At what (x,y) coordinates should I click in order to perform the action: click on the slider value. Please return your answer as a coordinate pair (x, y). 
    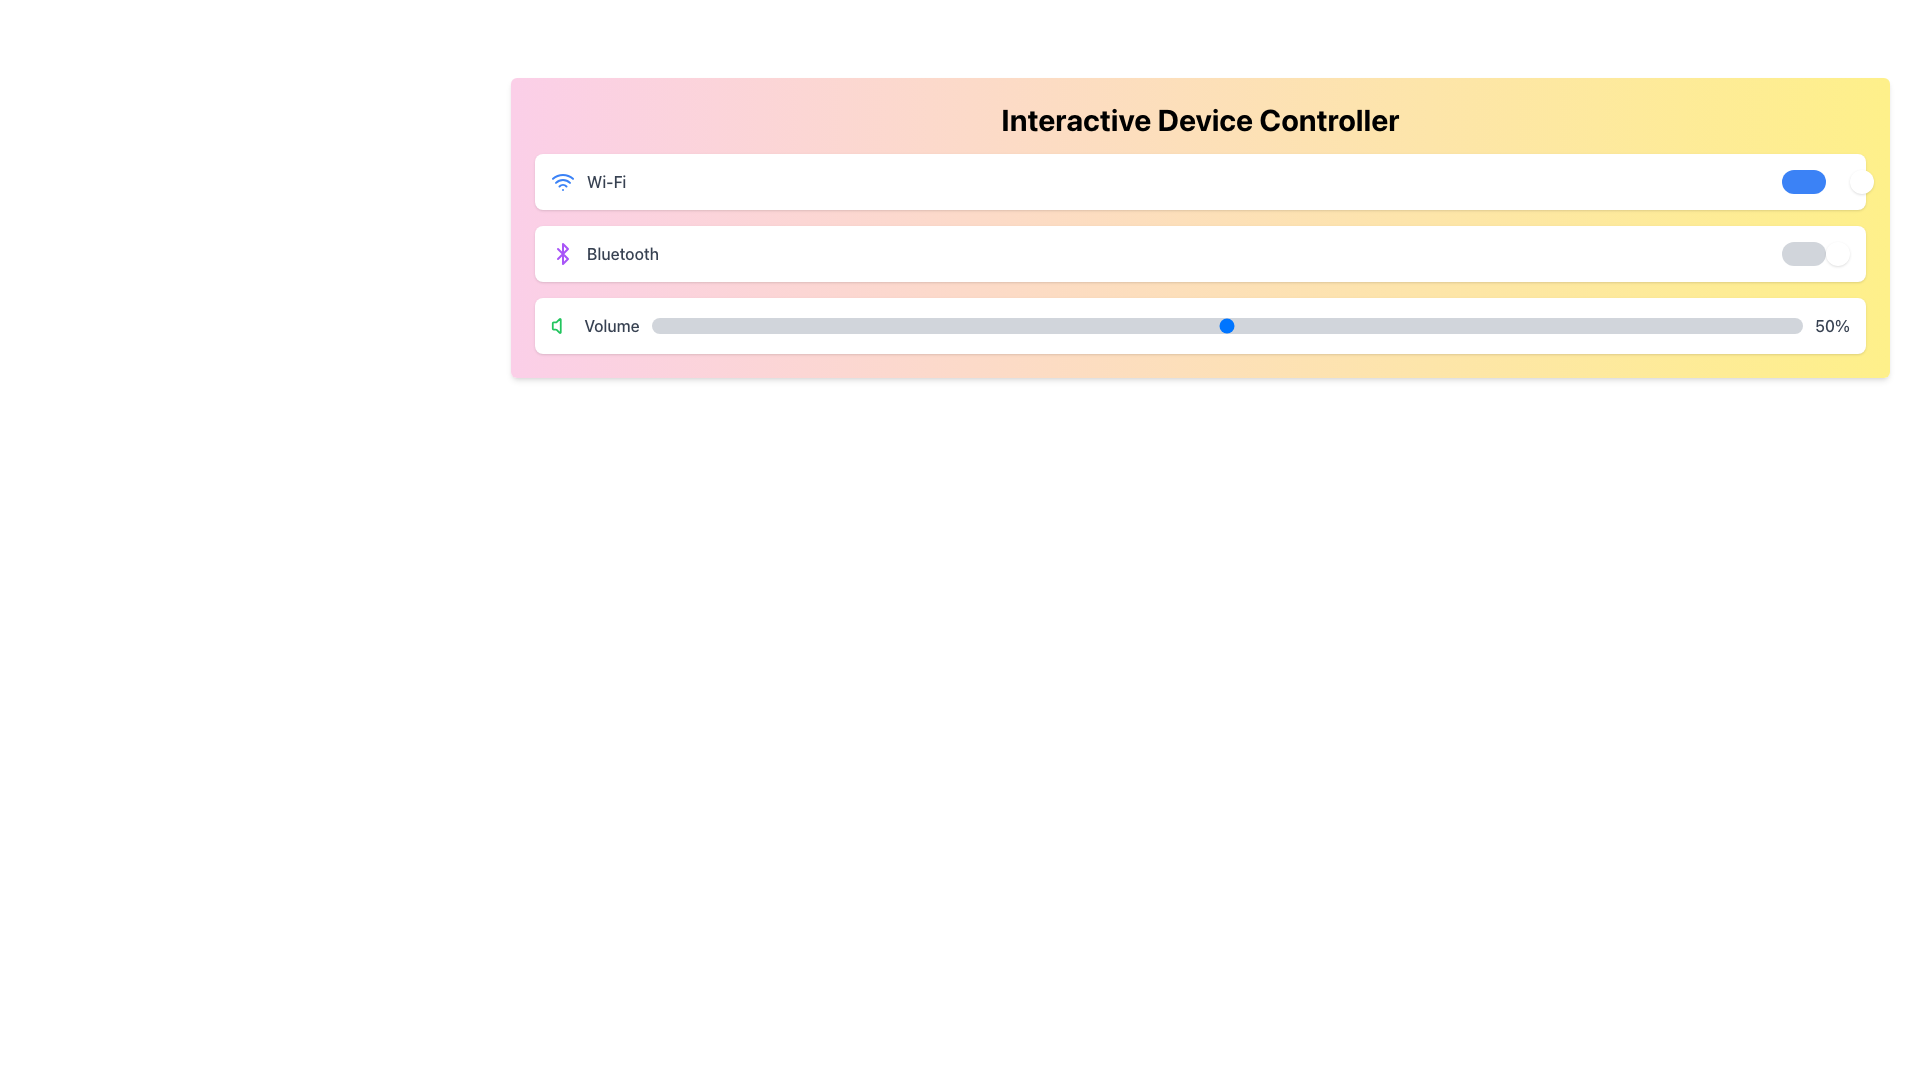
    Looking at the image, I should click on (915, 316).